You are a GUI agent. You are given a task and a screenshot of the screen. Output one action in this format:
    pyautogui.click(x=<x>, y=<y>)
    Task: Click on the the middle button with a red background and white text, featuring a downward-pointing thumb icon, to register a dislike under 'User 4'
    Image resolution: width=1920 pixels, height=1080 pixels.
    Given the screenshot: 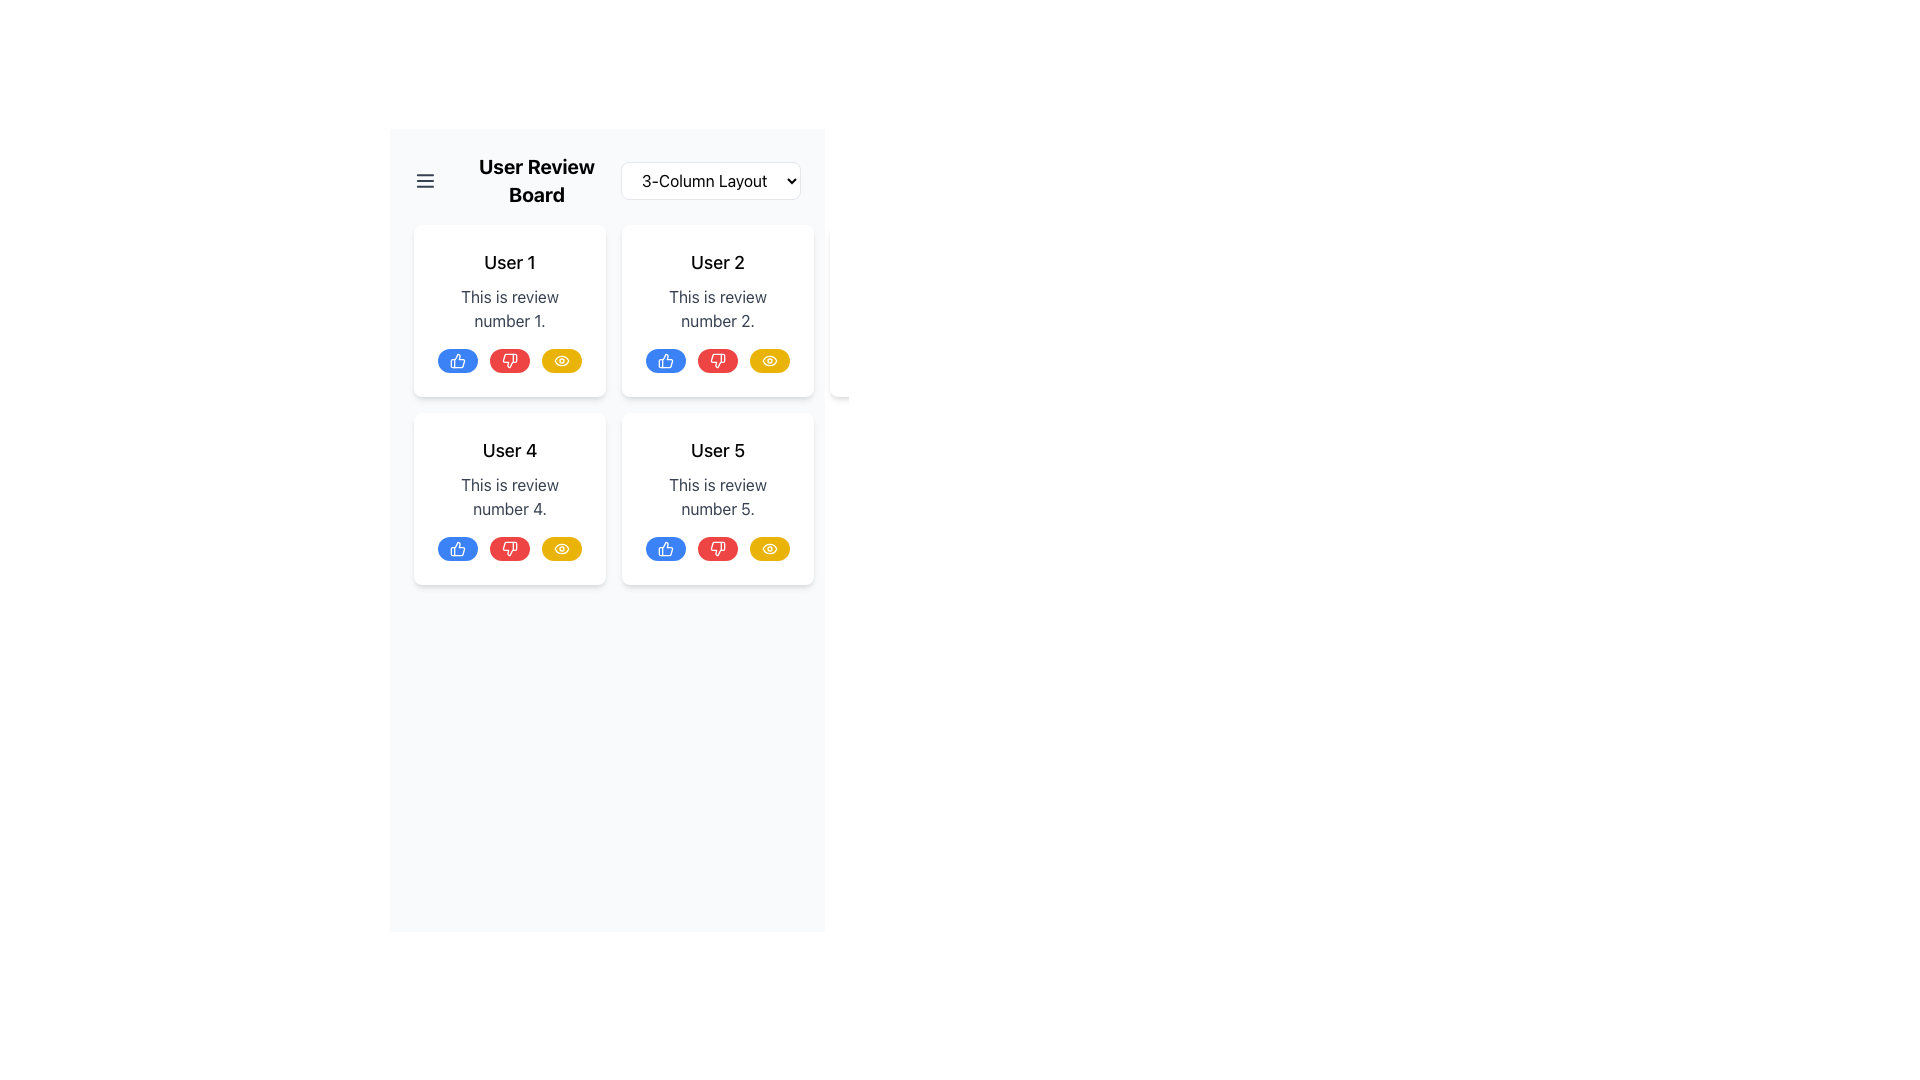 What is the action you would take?
    pyautogui.click(x=509, y=548)
    